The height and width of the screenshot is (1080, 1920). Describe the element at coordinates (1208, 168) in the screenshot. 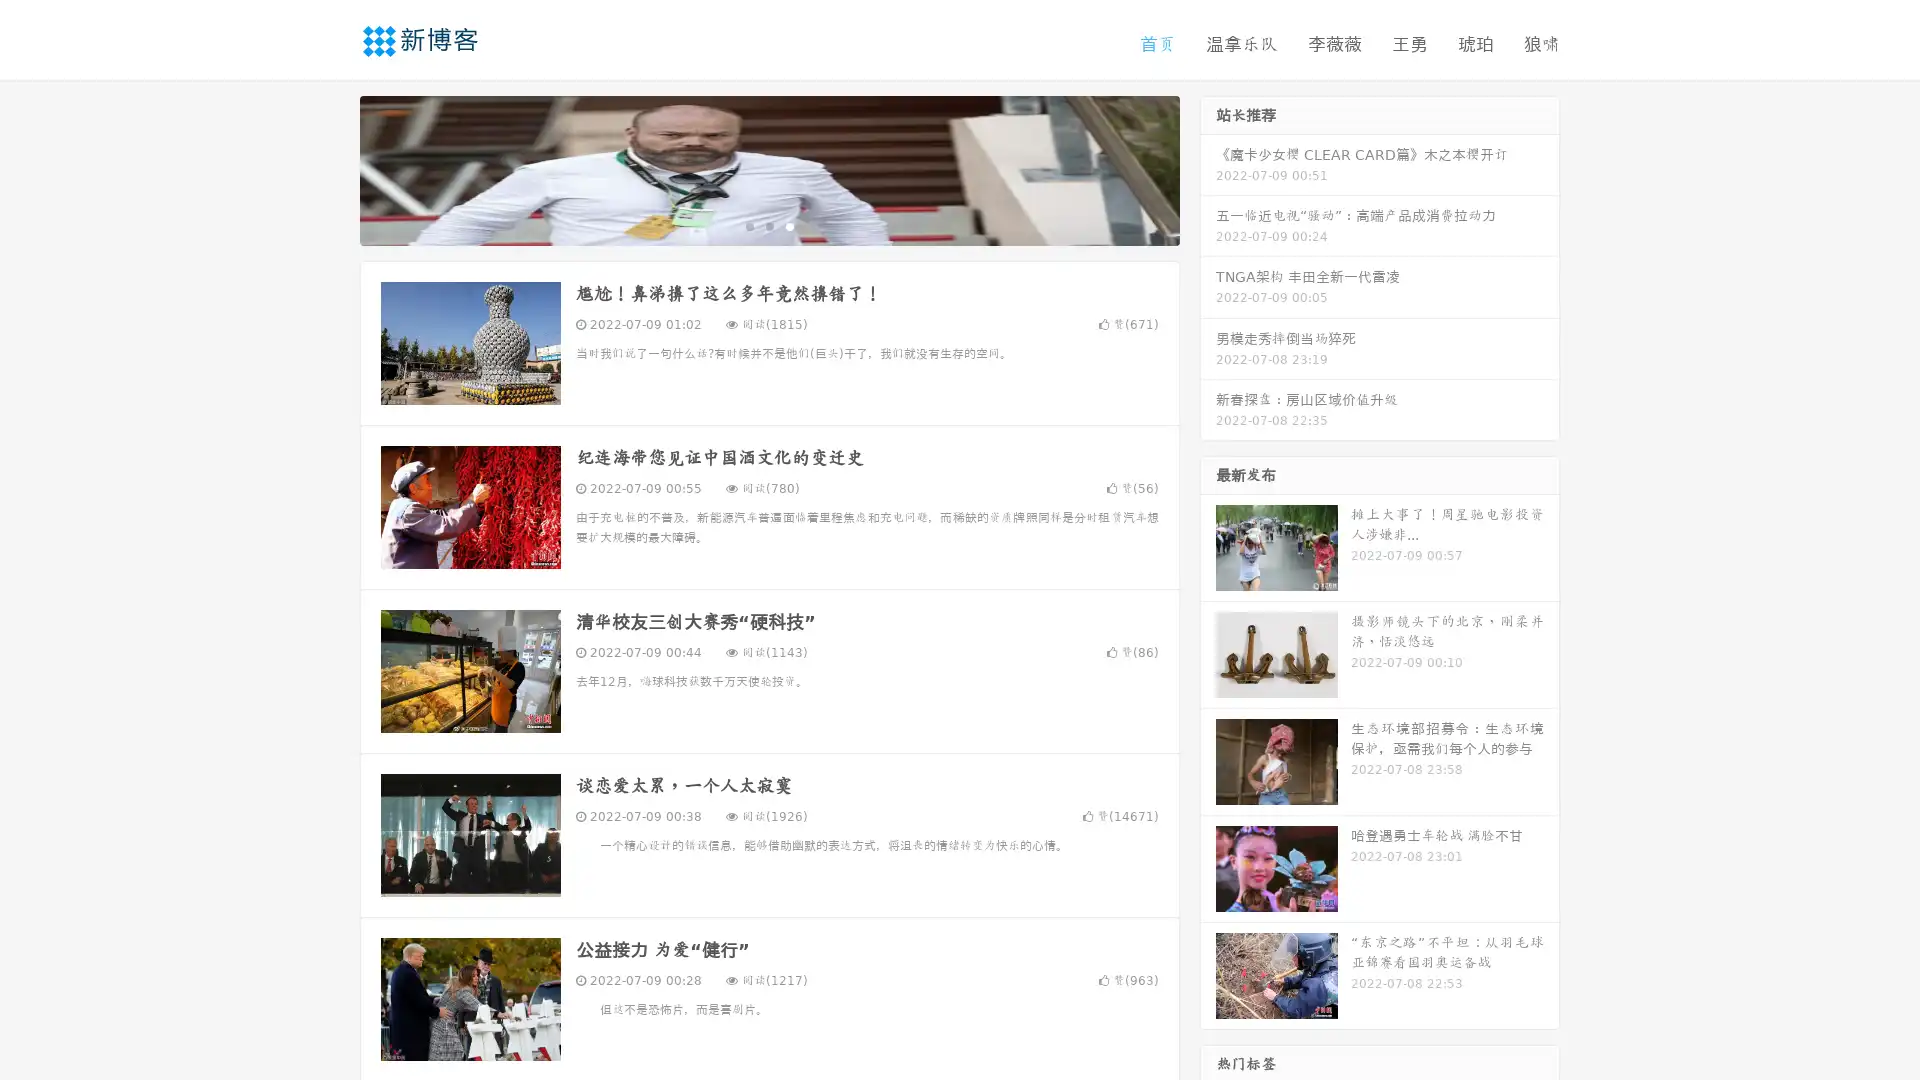

I see `Next slide` at that location.